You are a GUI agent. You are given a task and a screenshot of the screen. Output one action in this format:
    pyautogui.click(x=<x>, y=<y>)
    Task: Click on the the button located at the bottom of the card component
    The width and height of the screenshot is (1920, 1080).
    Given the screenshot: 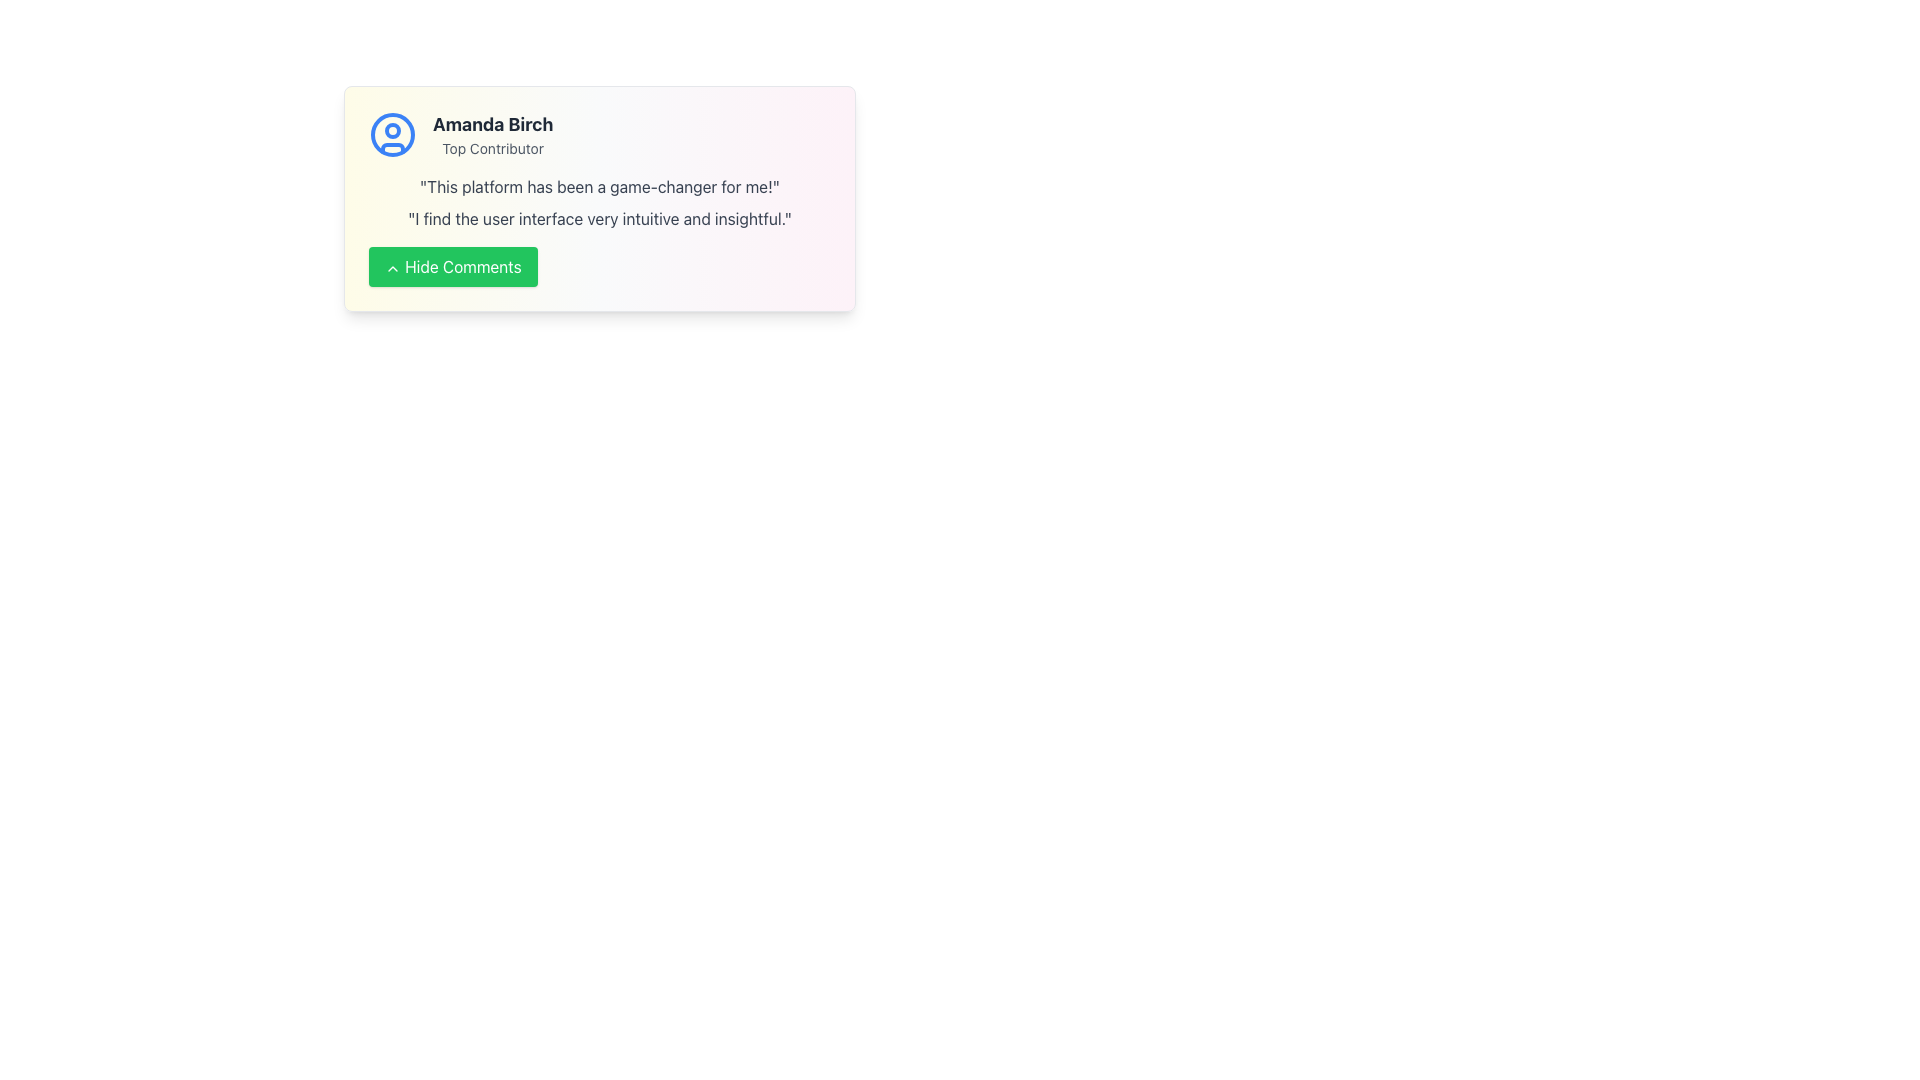 What is the action you would take?
    pyautogui.click(x=599, y=265)
    